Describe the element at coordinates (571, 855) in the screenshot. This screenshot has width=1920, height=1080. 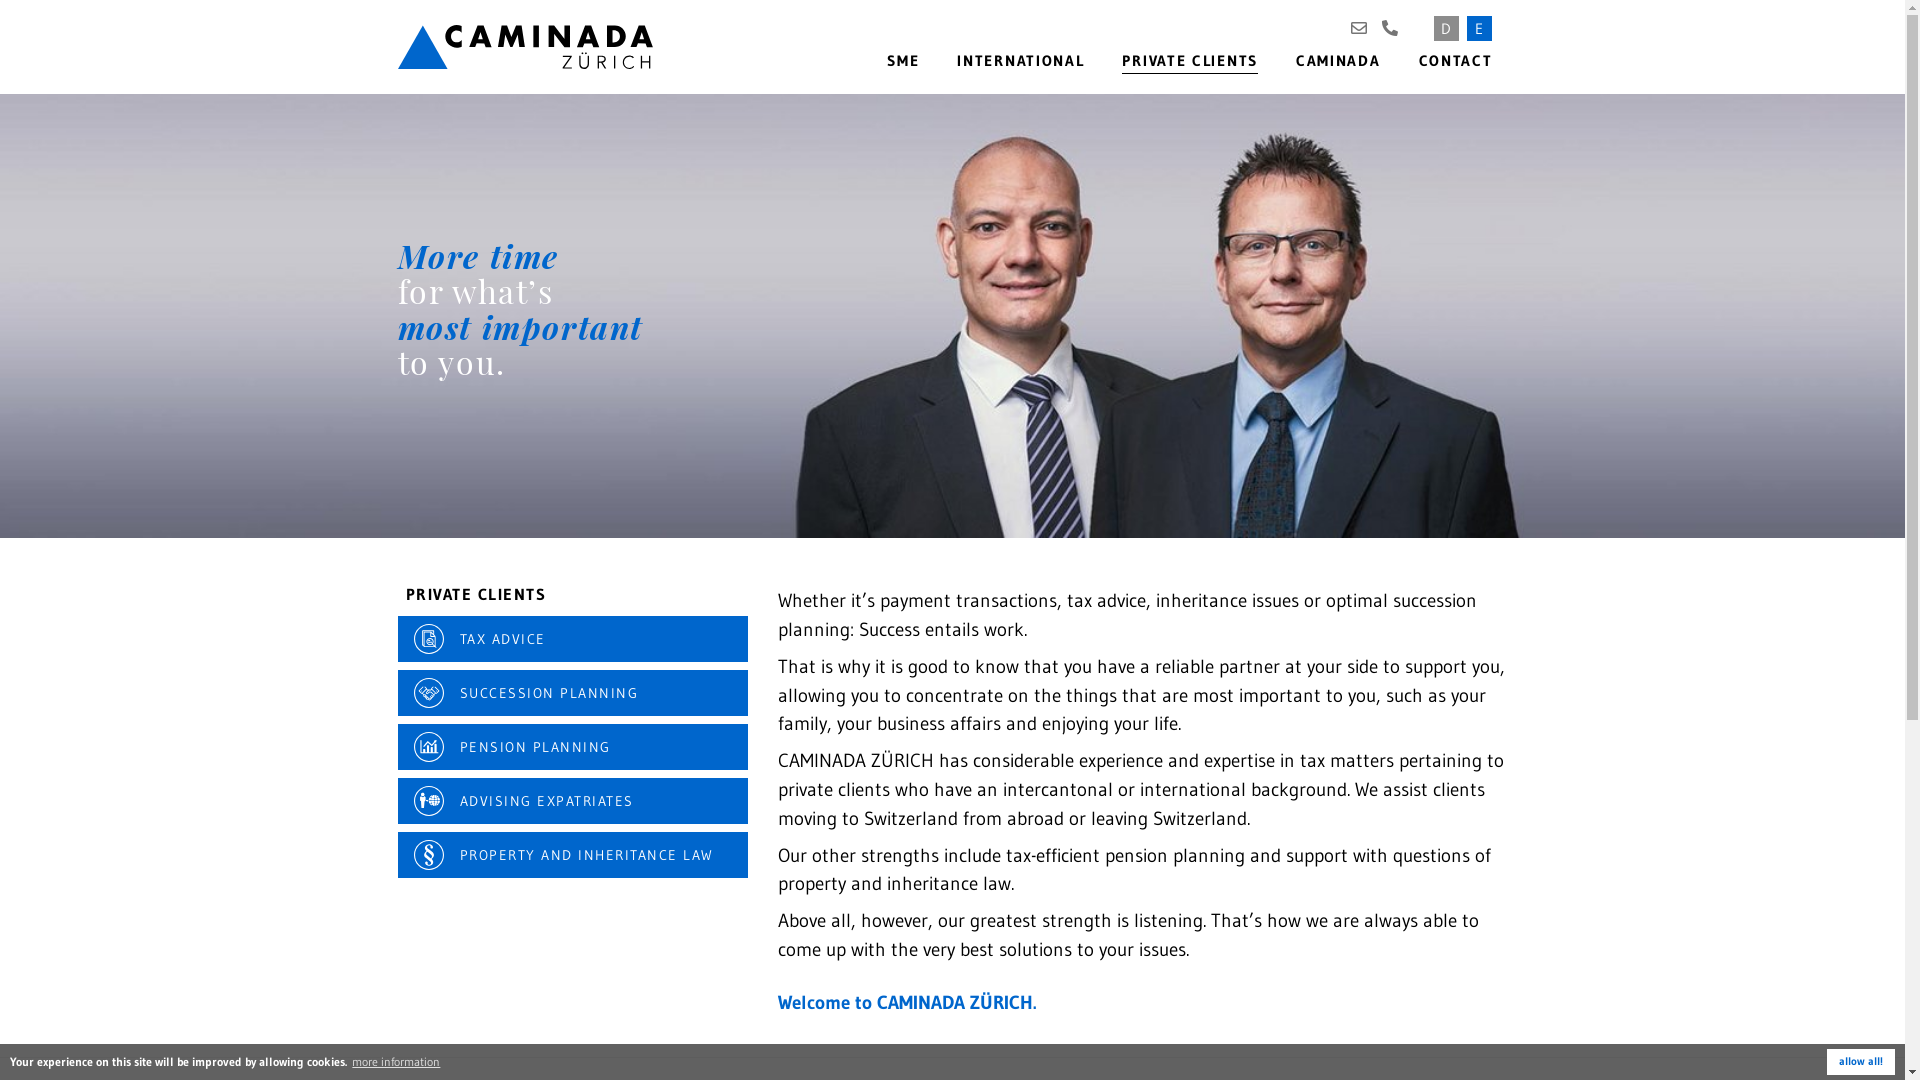
I see `'PROPERTY AND INHERITANCE LAW'` at that location.